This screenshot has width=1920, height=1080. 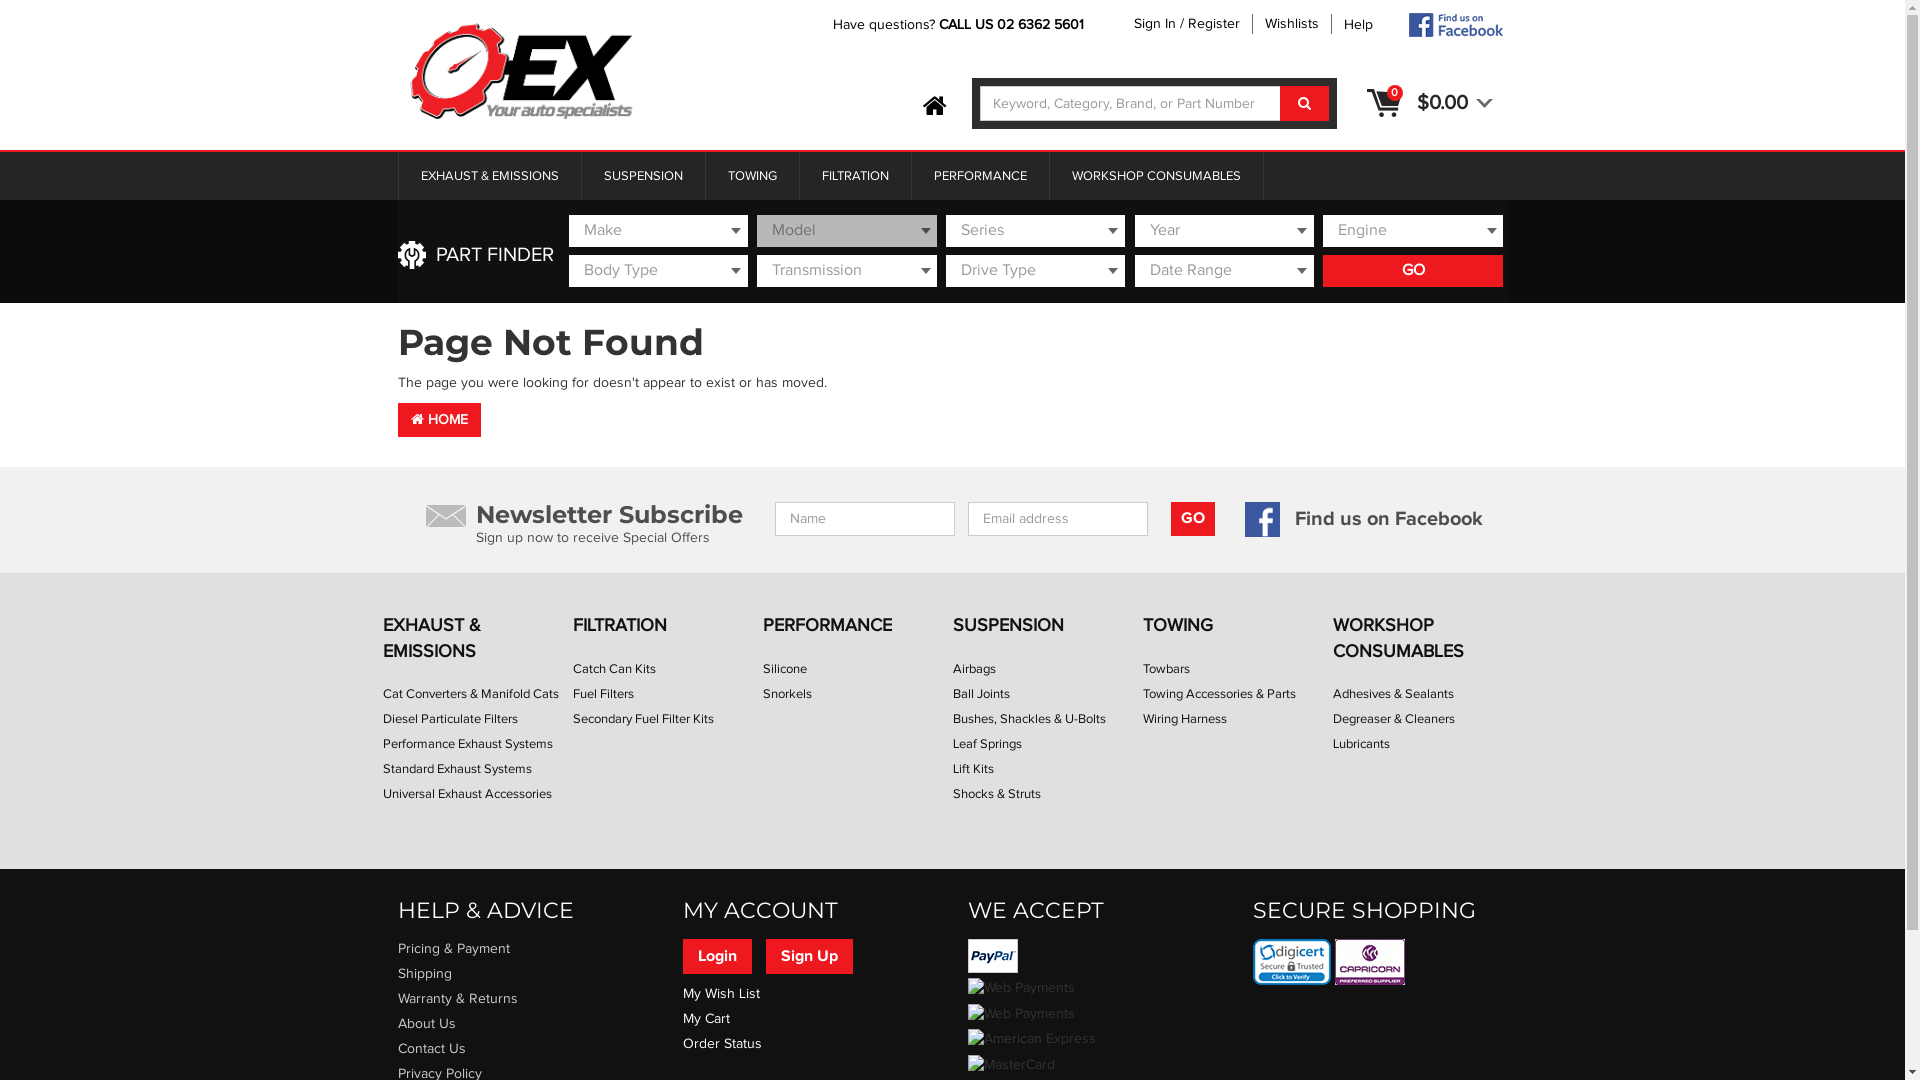 I want to click on 'SUSPENSION', so click(x=642, y=175).